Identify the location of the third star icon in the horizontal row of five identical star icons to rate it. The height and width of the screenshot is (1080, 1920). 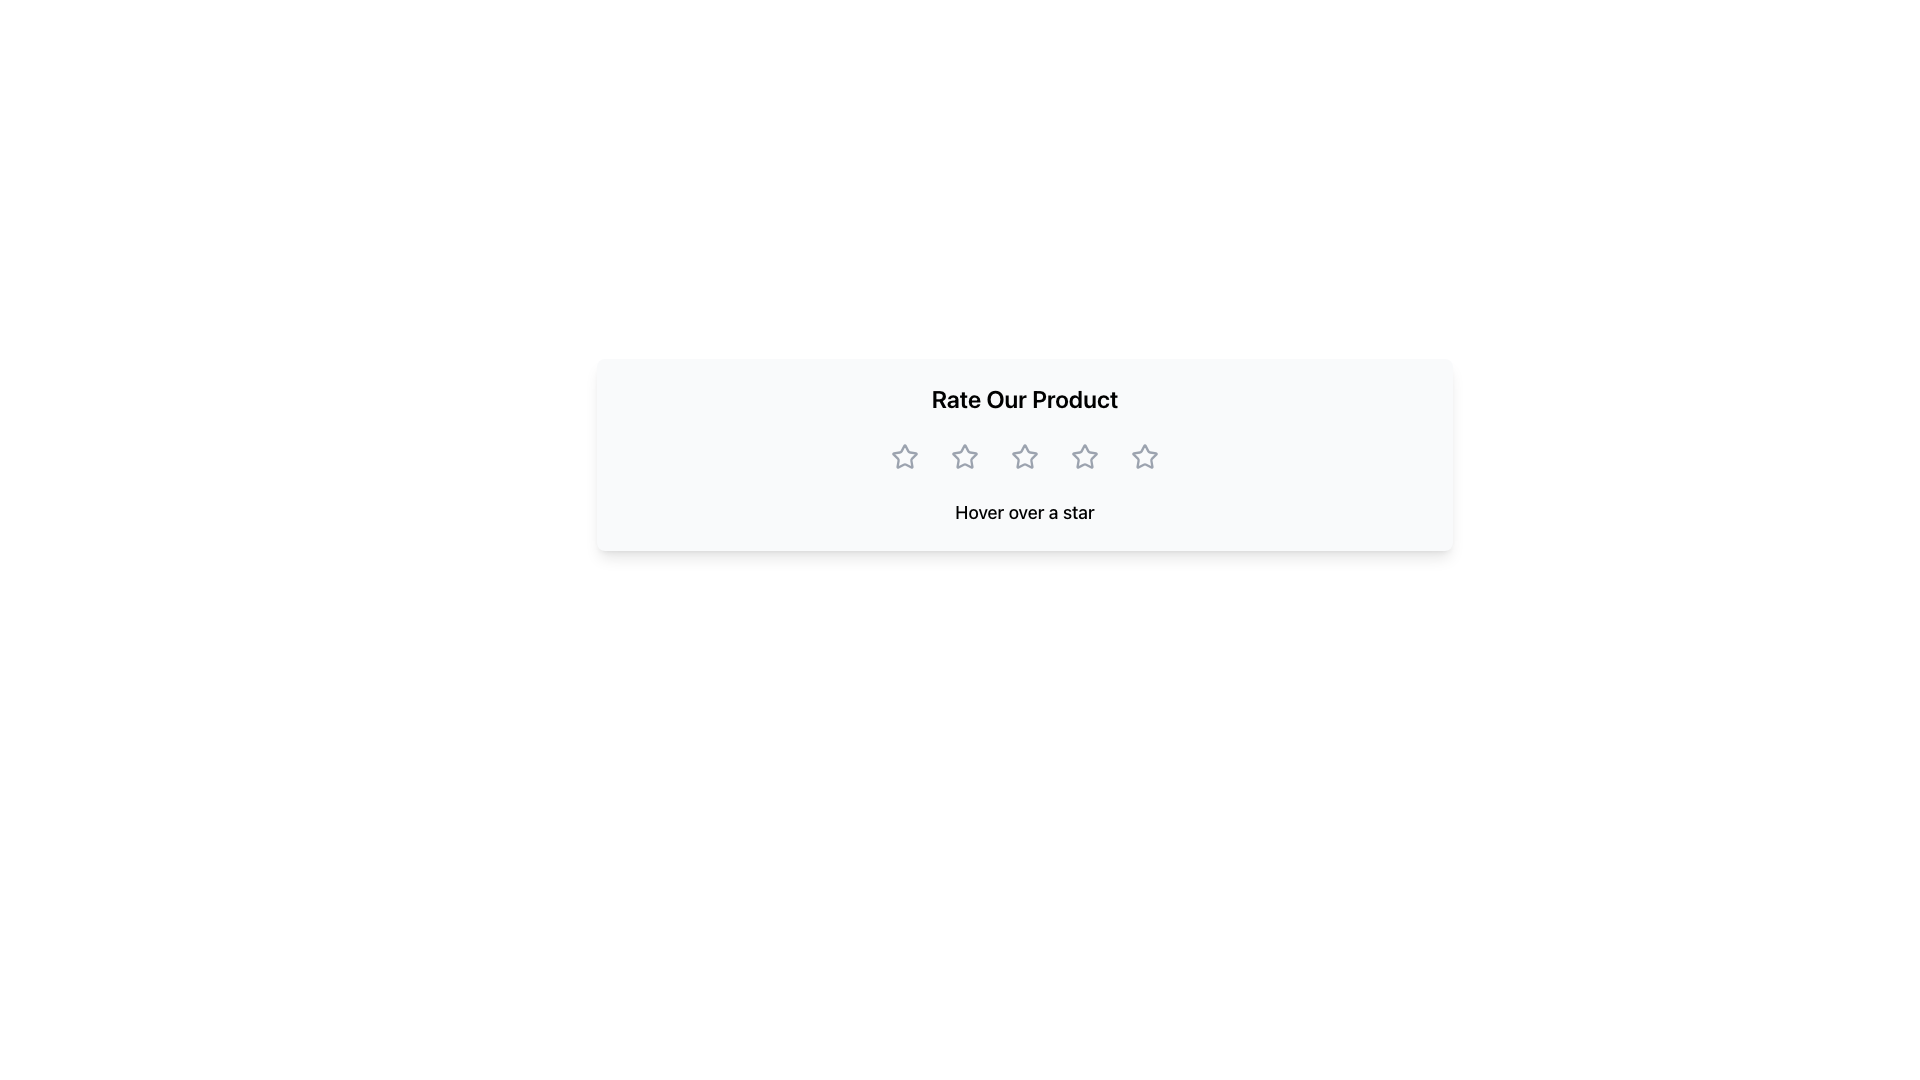
(1083, 456).